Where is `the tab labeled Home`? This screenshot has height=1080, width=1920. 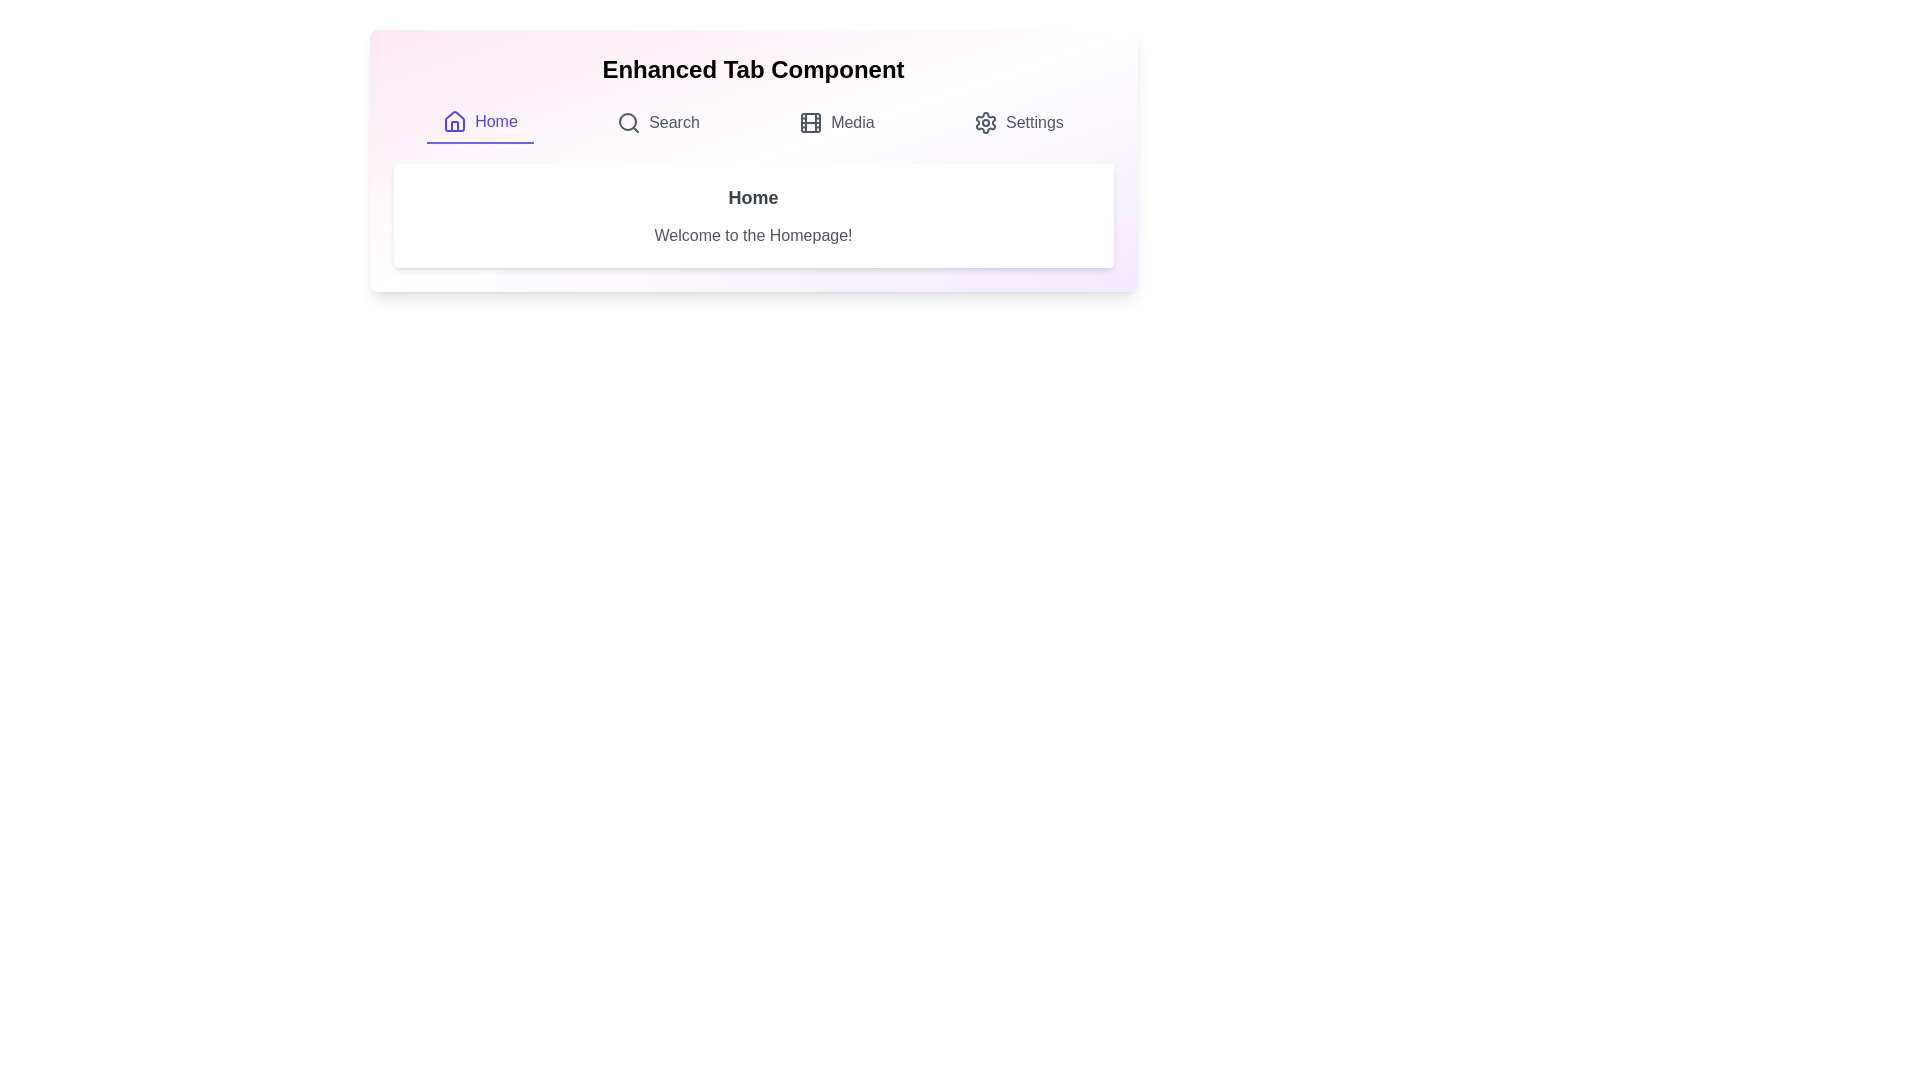 the tab labeled Home is located at coordinates (480, 123).